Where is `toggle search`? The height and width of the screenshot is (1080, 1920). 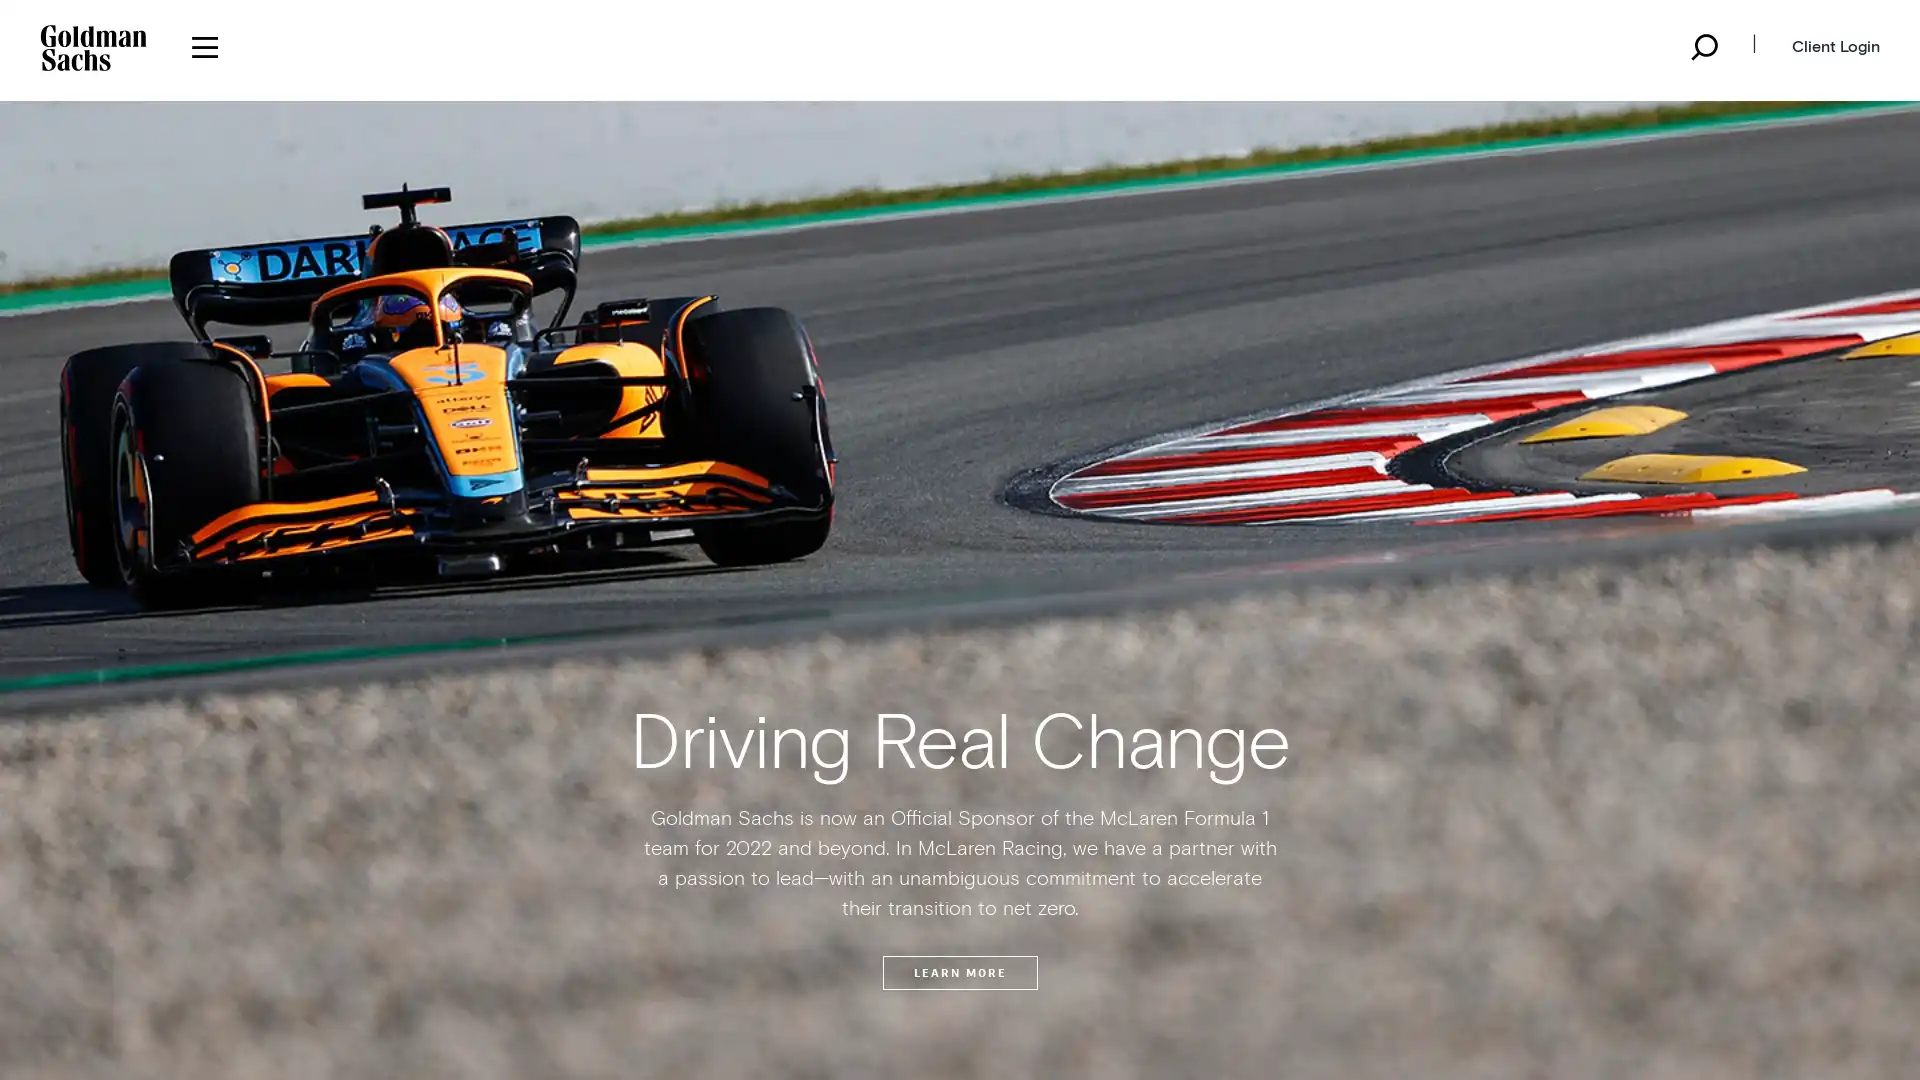 toggle search is located at coordinates (1702, 46).